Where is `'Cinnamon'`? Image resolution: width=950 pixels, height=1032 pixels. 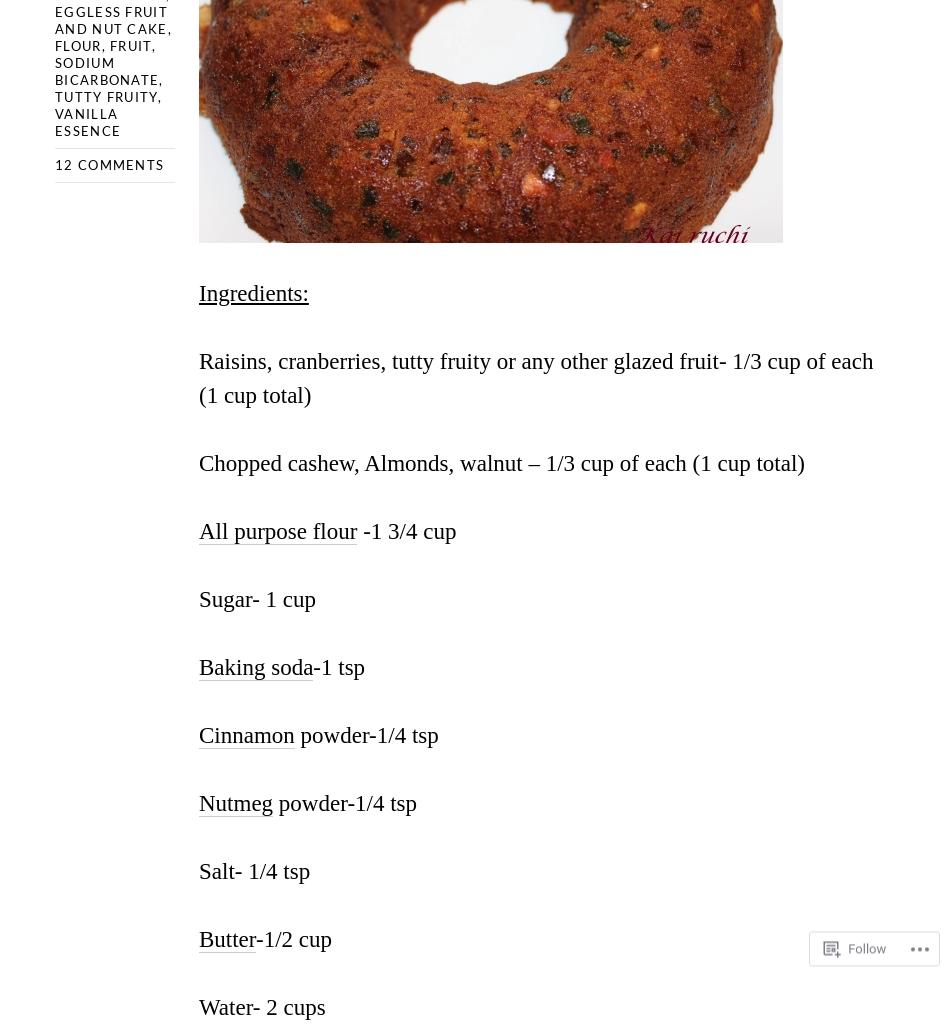 'Cinnamon' is located at coordinates (245, 733).